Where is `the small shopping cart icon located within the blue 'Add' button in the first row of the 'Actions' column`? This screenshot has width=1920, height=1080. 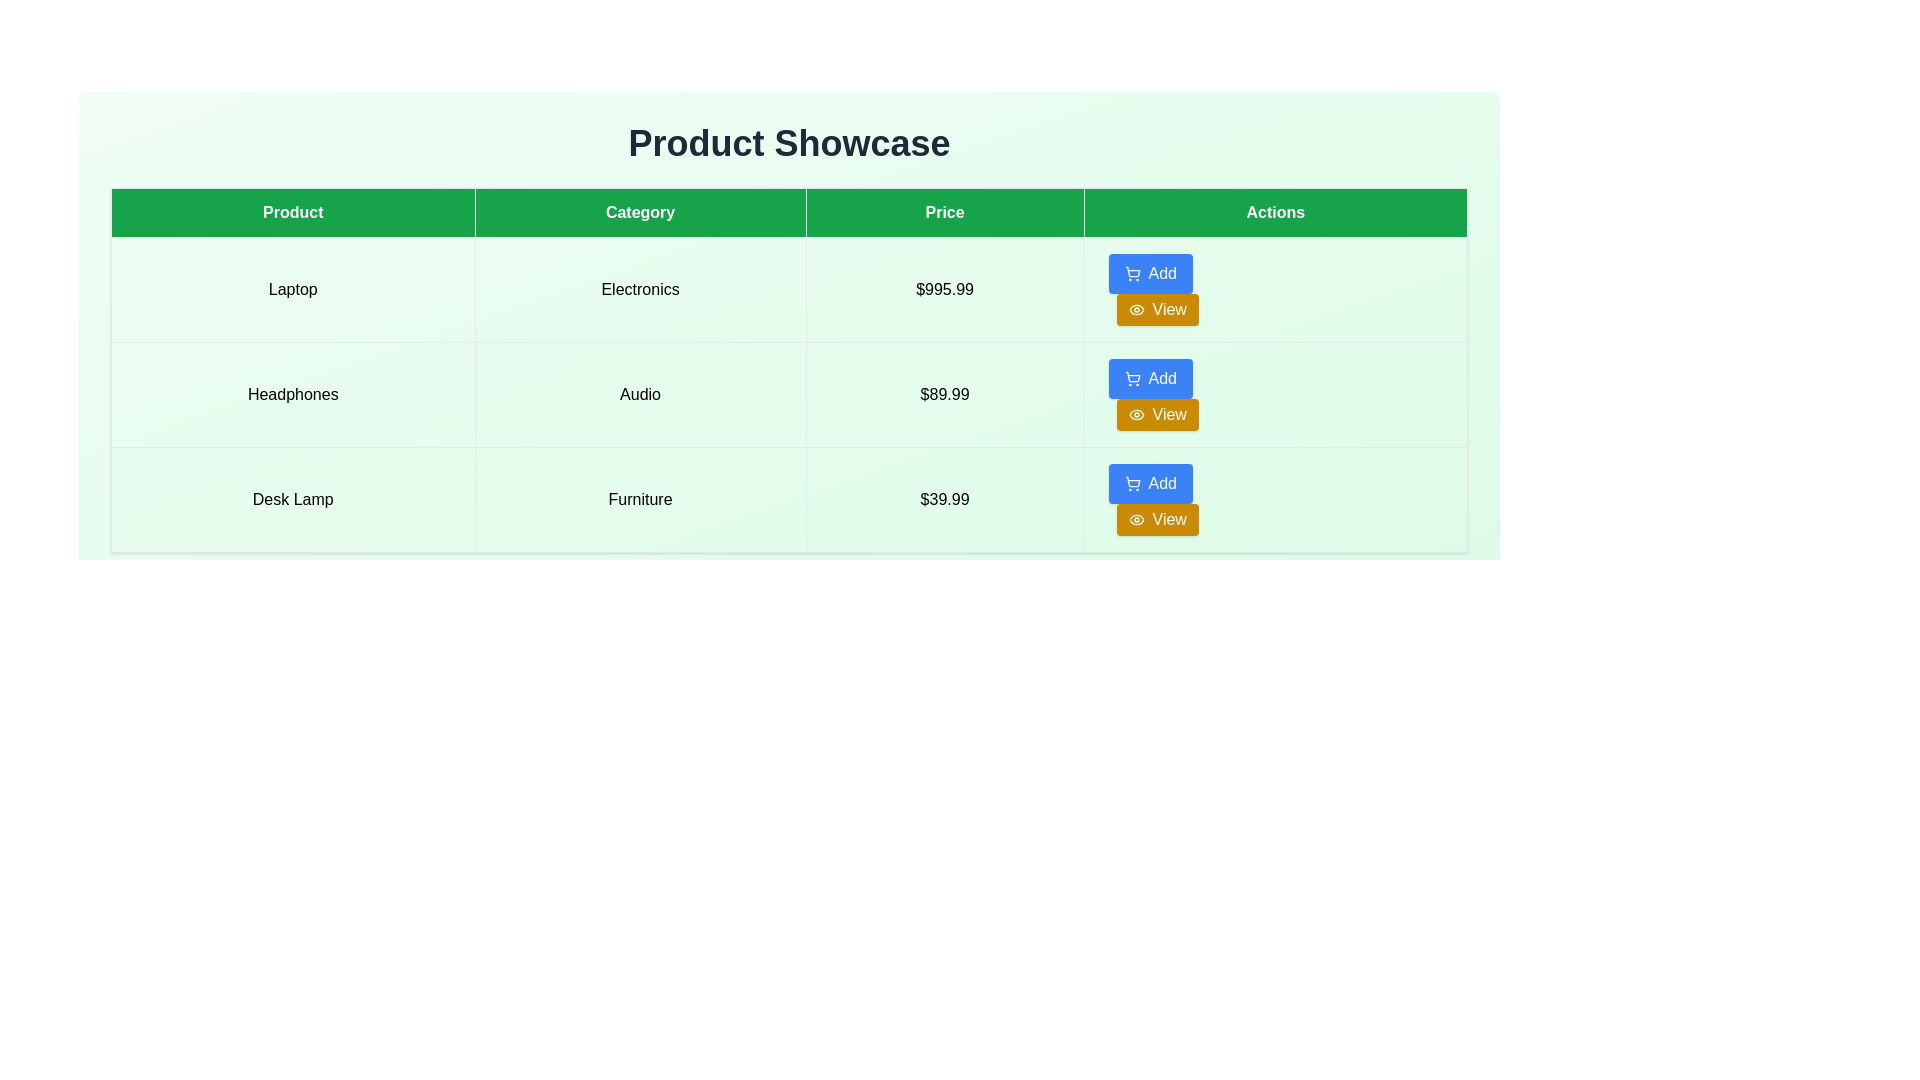 the small shopping cart icon located within the blue 'Add' button in the first row of the 'Actions' column is located at coordinates (1132, 273).